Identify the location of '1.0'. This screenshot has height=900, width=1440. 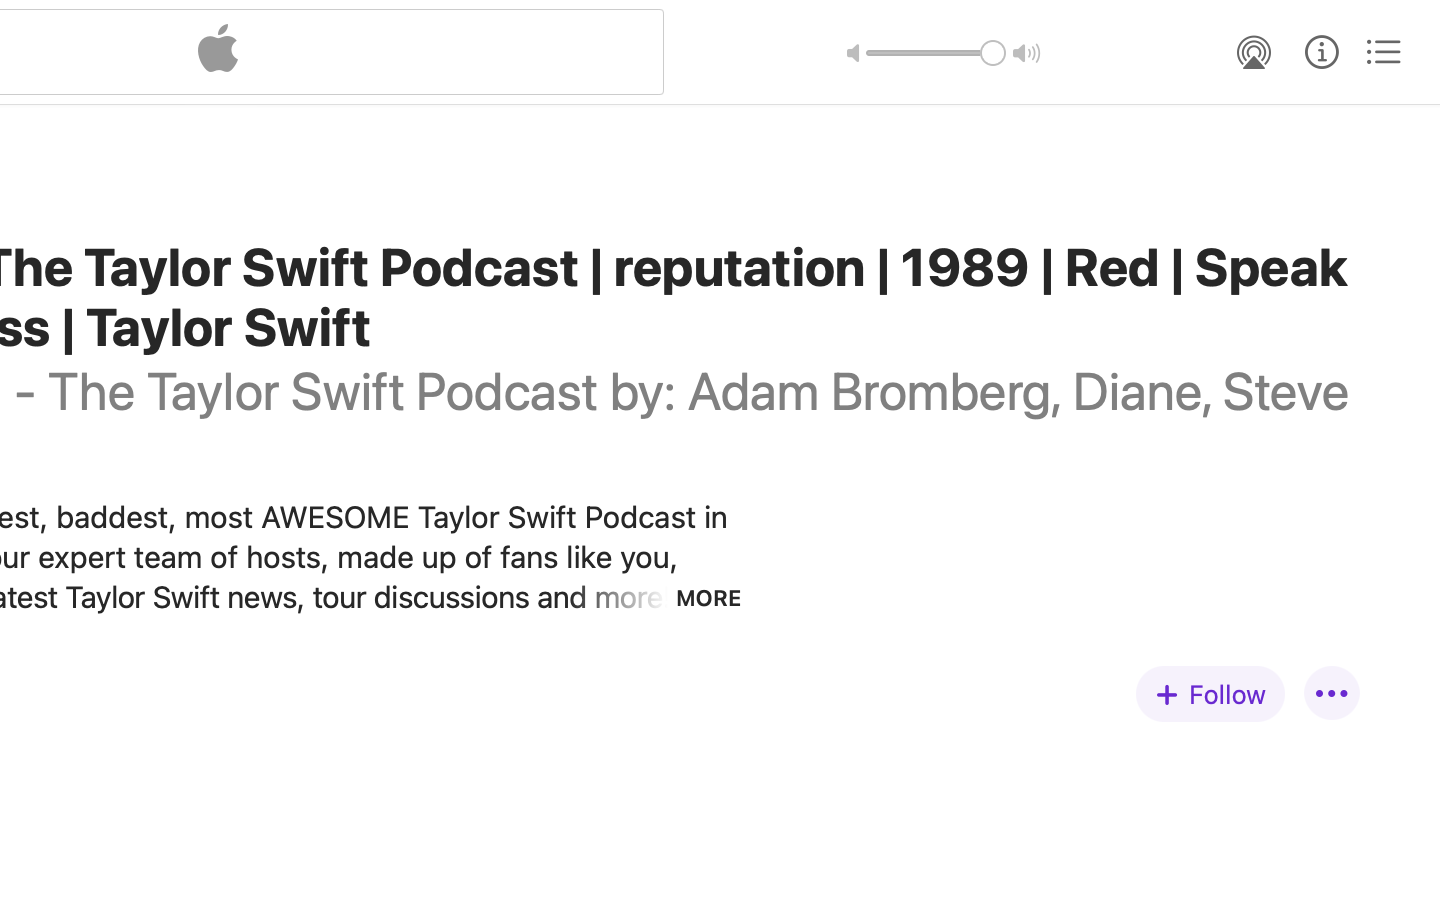
(936, 52).